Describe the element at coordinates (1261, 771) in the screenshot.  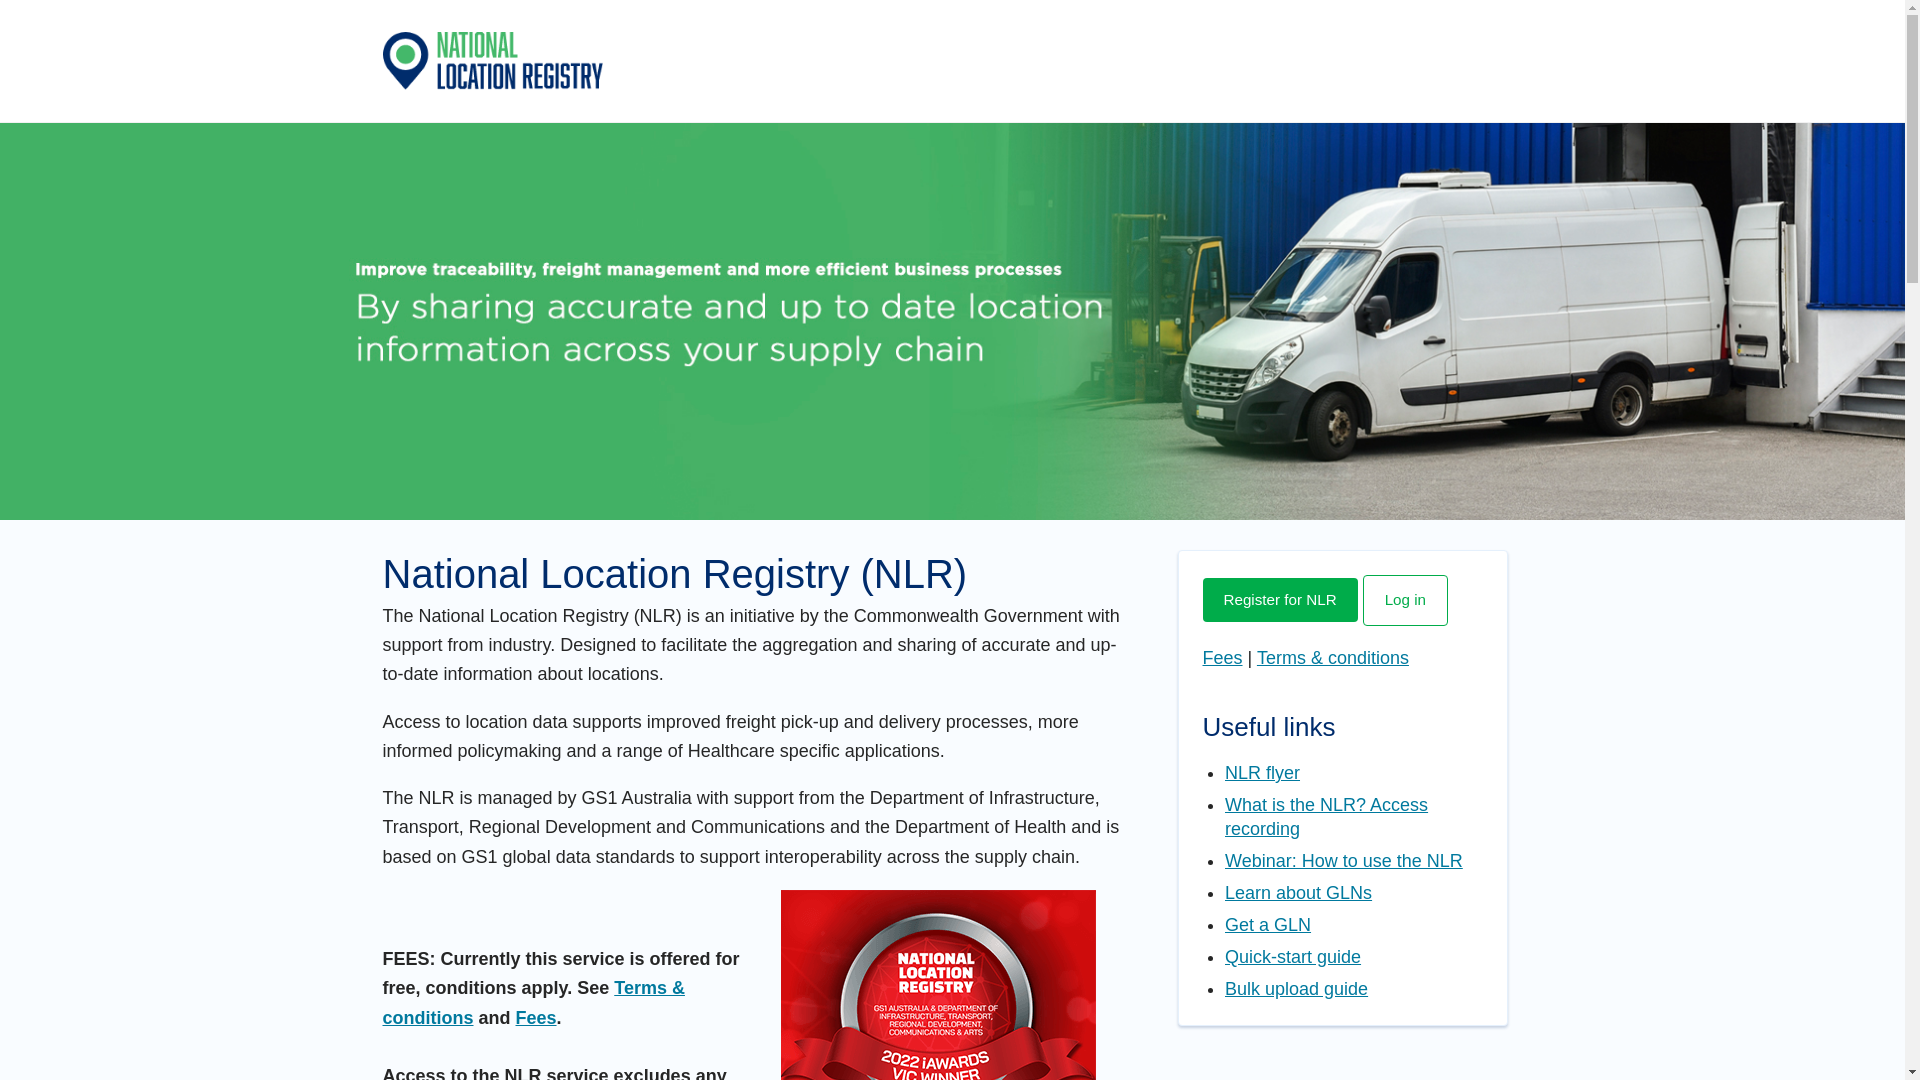
I see `'NLR flyer'` at that location.